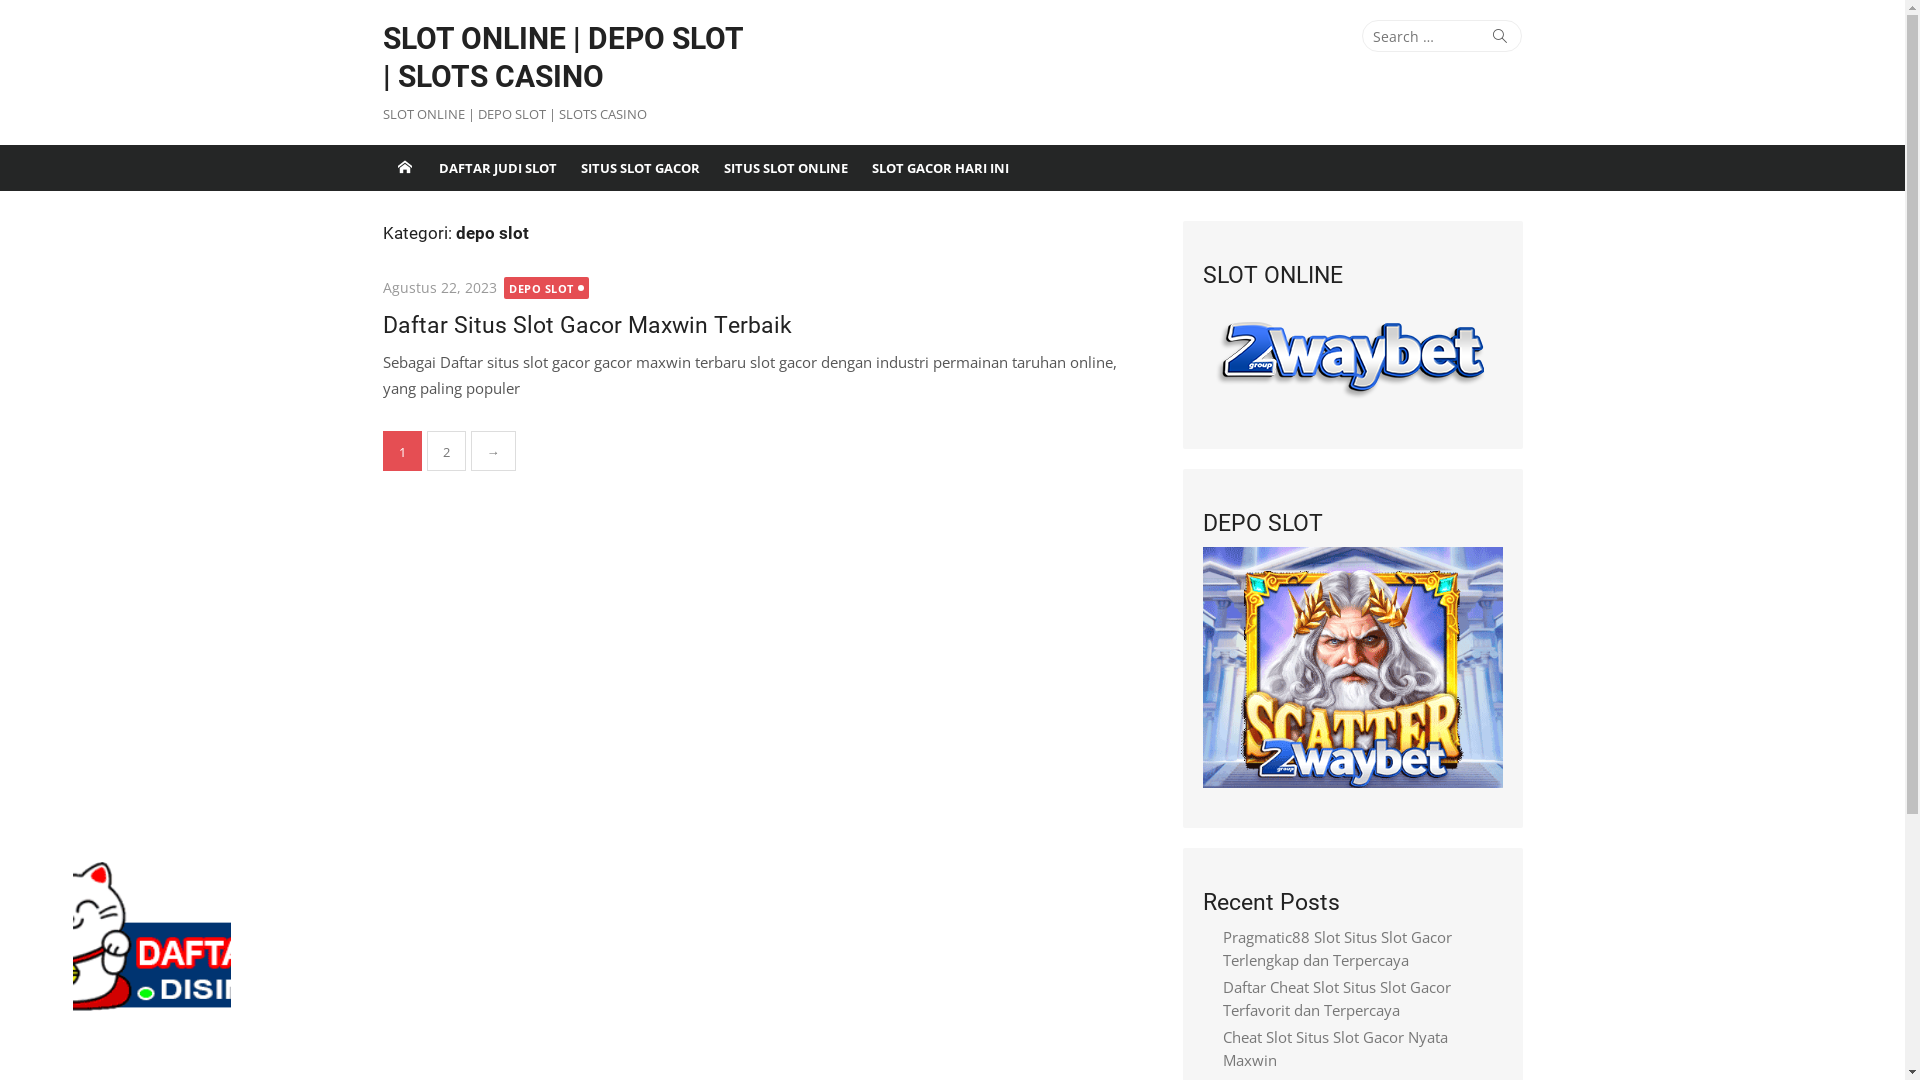 This screenshot has height=1080, width=1920. What do you see at coordinates (437, 287) in the screenshot?
I see `'Agustus 22, 2023'` at bounding box center [437, 287].